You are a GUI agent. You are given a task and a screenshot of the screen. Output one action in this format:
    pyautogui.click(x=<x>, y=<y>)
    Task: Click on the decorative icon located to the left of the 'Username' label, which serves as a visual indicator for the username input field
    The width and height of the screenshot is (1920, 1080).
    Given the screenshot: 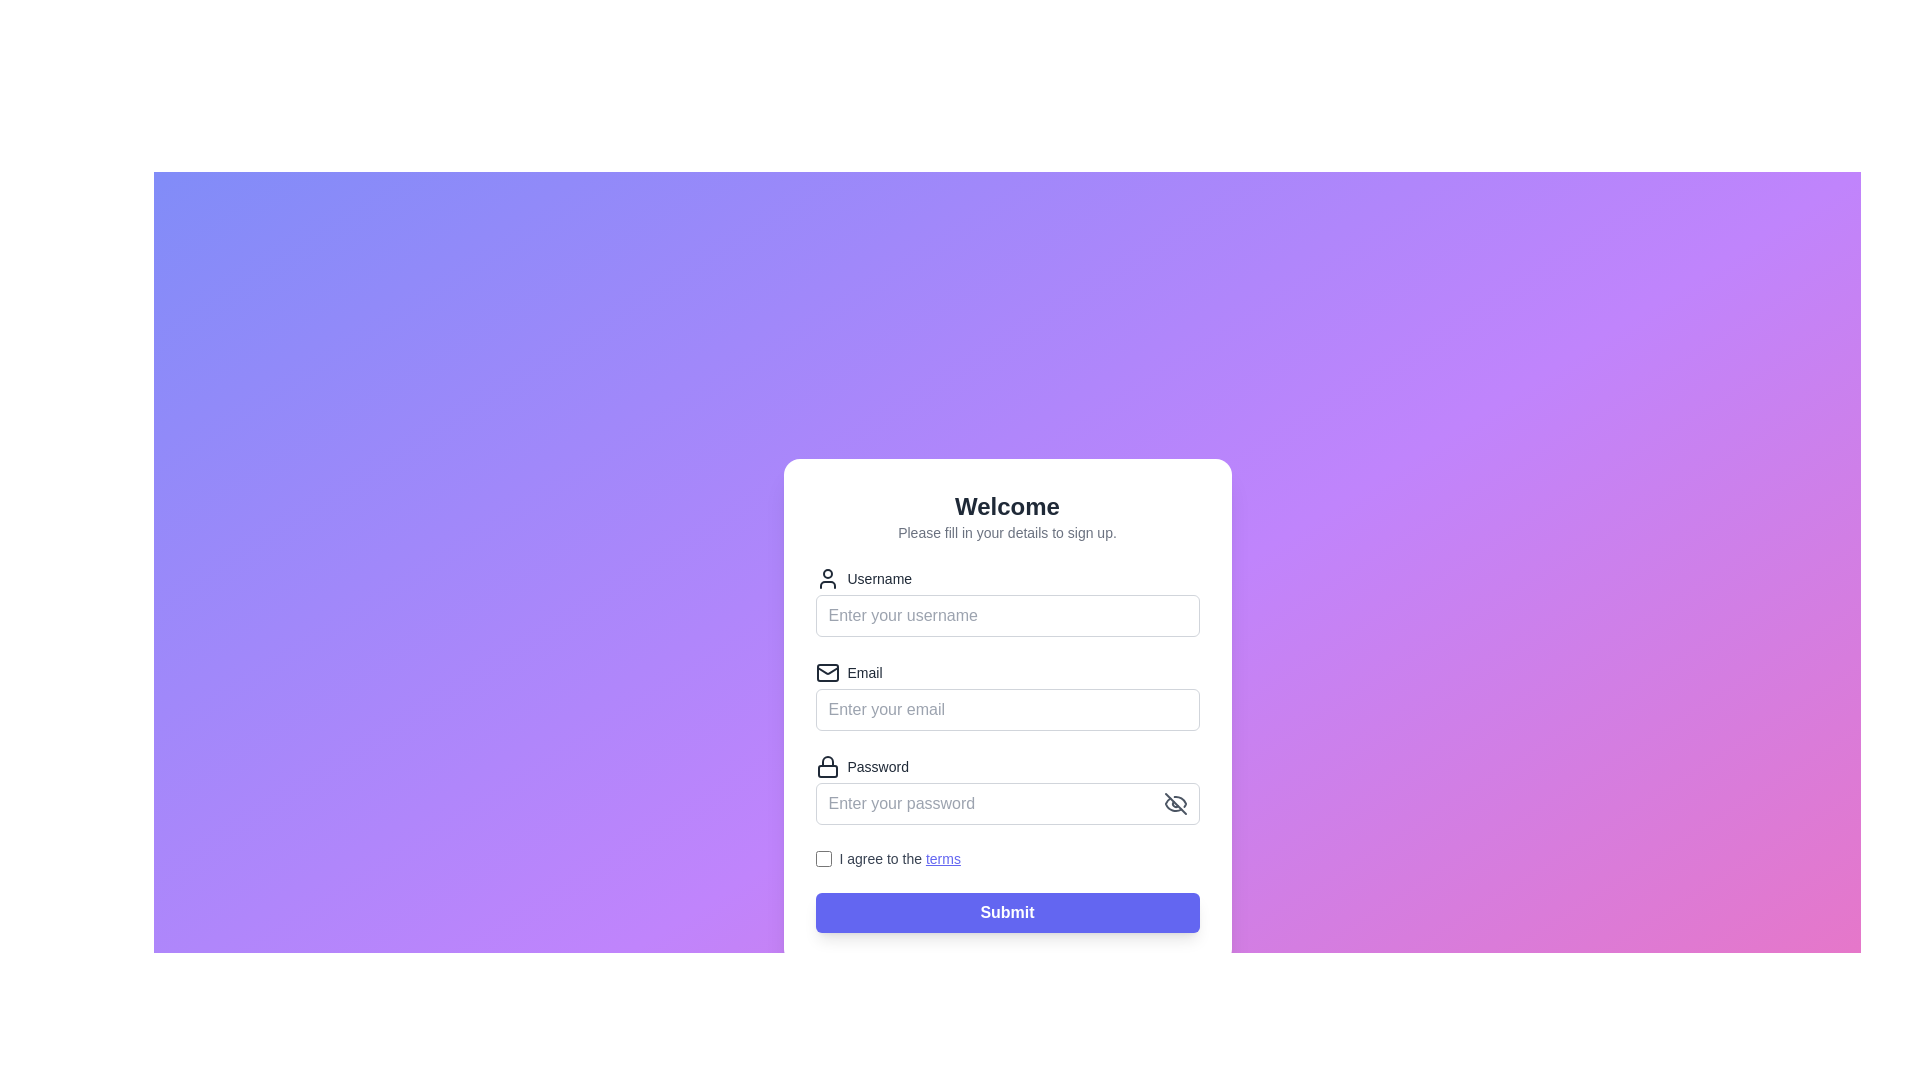 What is the action you would take?
    pyautogui.click(x=827, y=578)
    